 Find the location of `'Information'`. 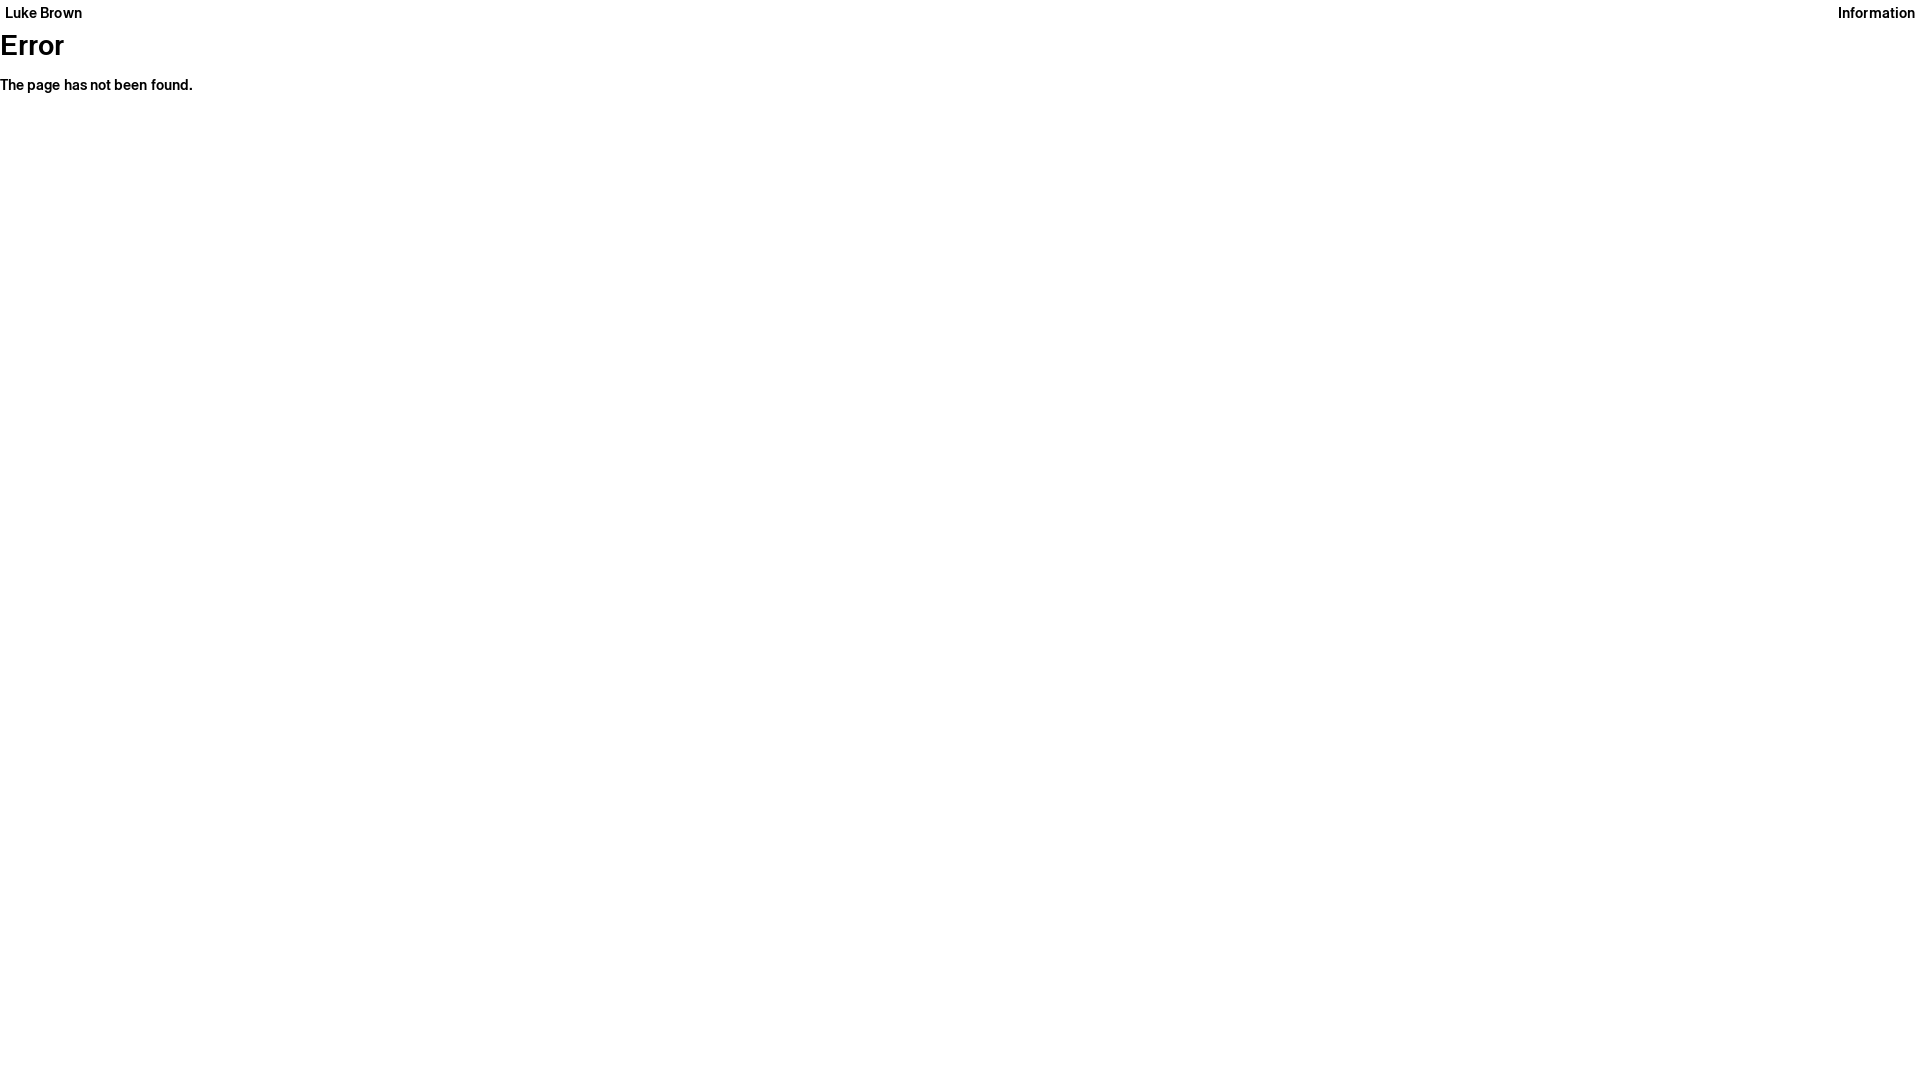

'Information' is located at coordinates (1875, 12).